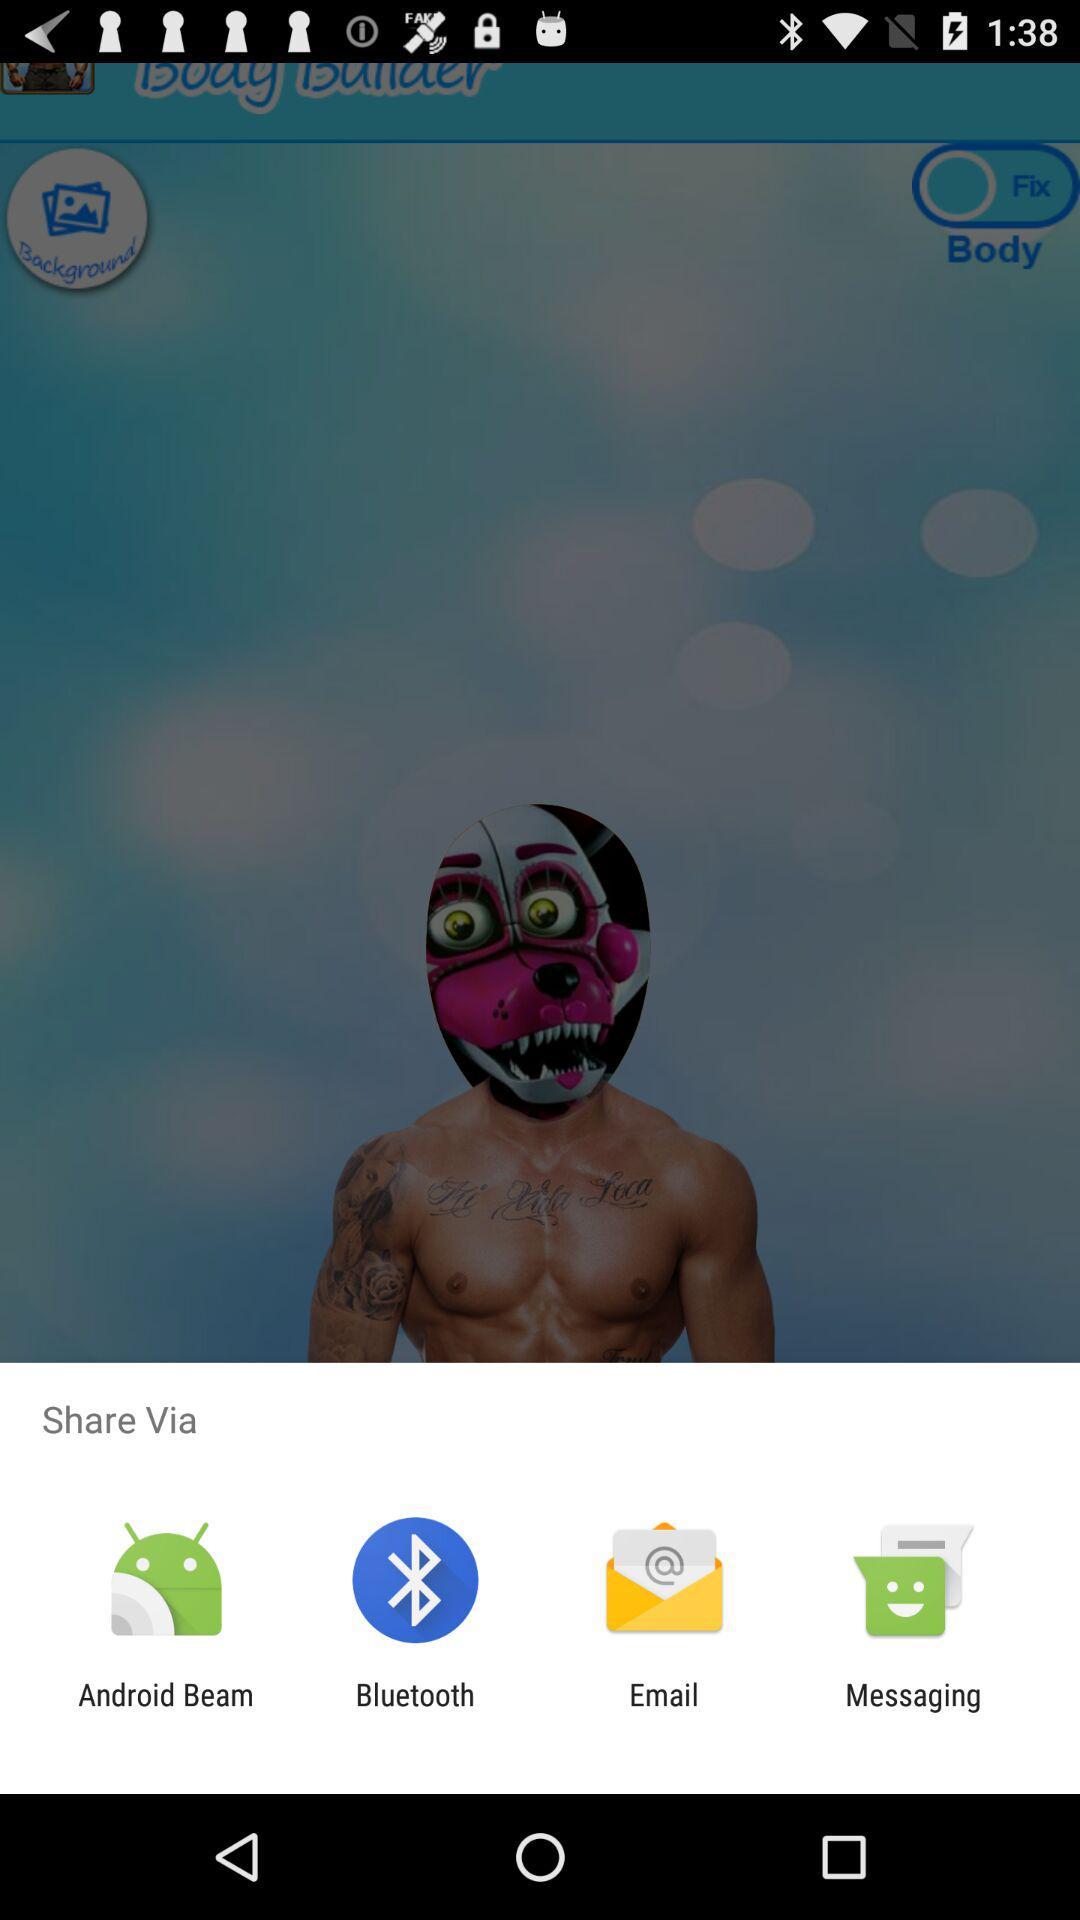  What do you see at coordinates (664, 1711) in the screenshot?
I see `the item next to the messaging item` at bounding box center [664, 1711].